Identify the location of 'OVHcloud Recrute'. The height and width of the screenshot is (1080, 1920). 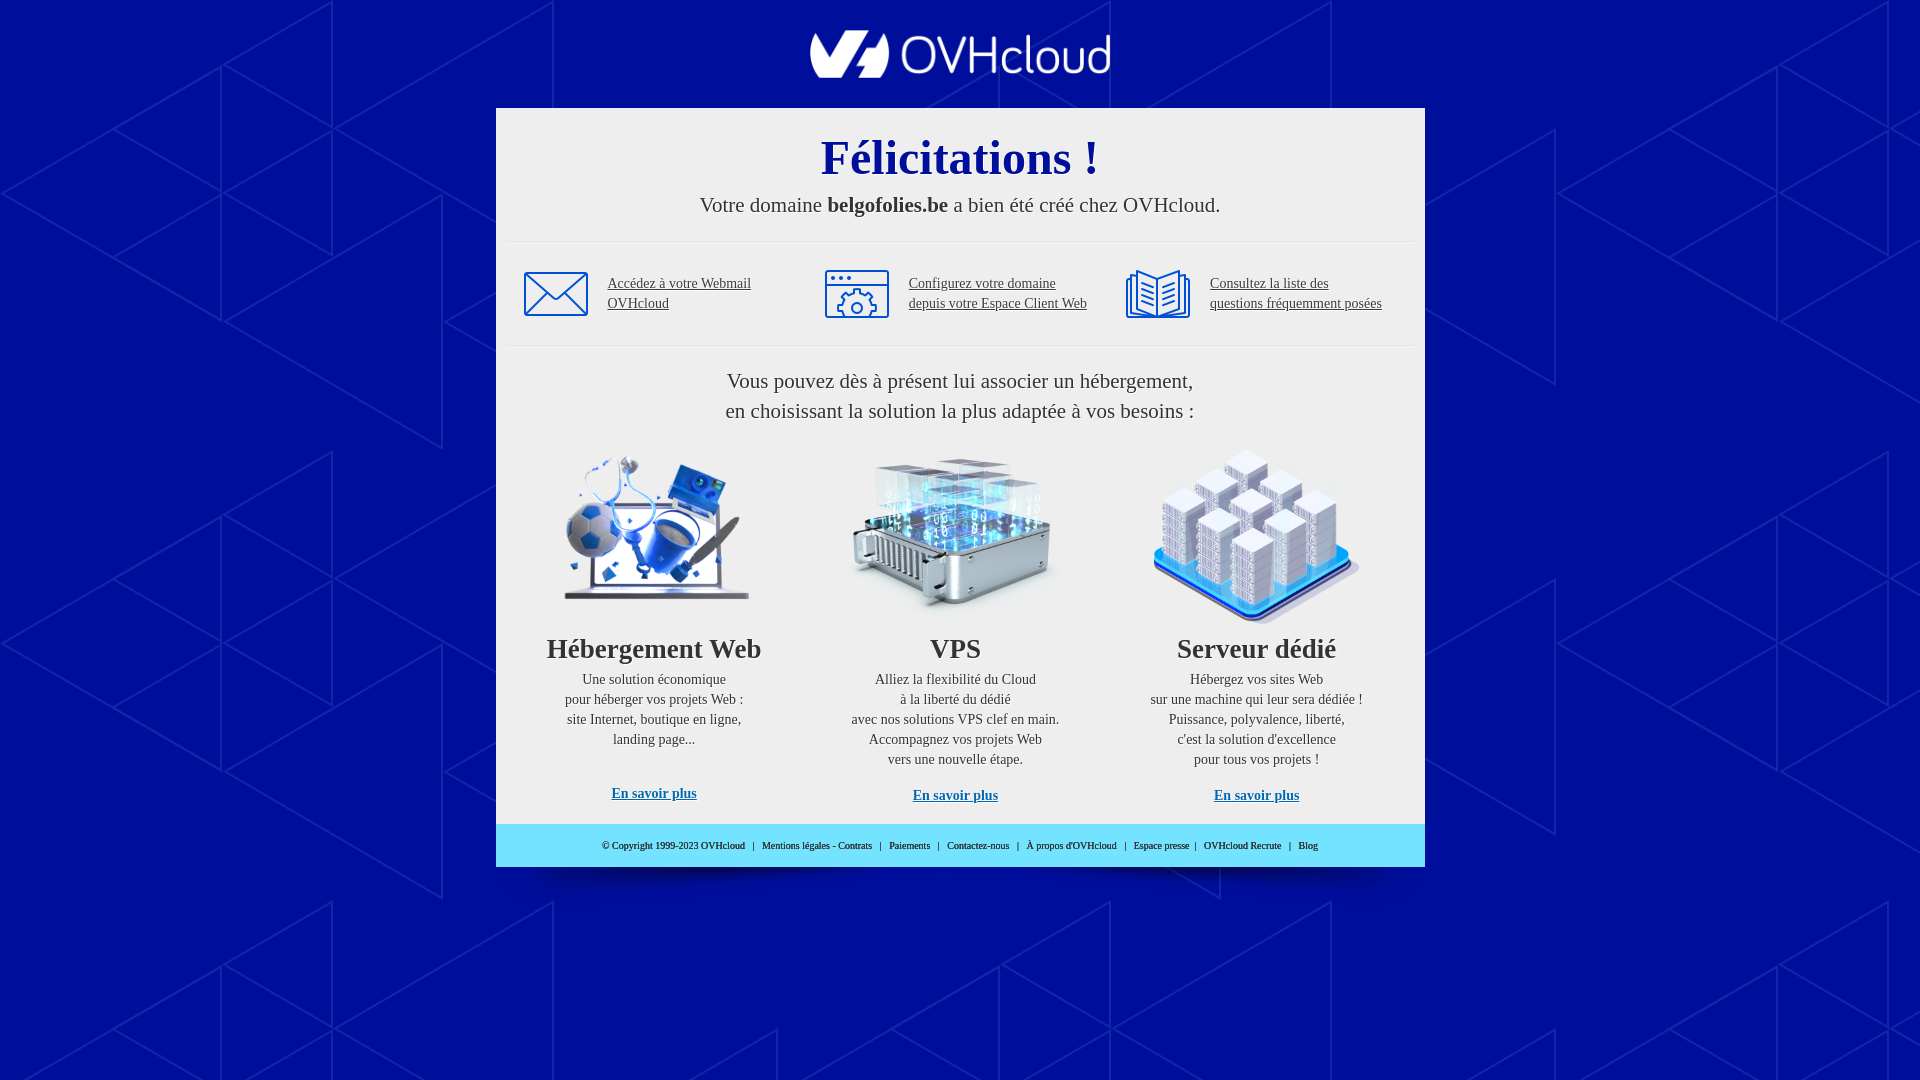
(1241, 845).